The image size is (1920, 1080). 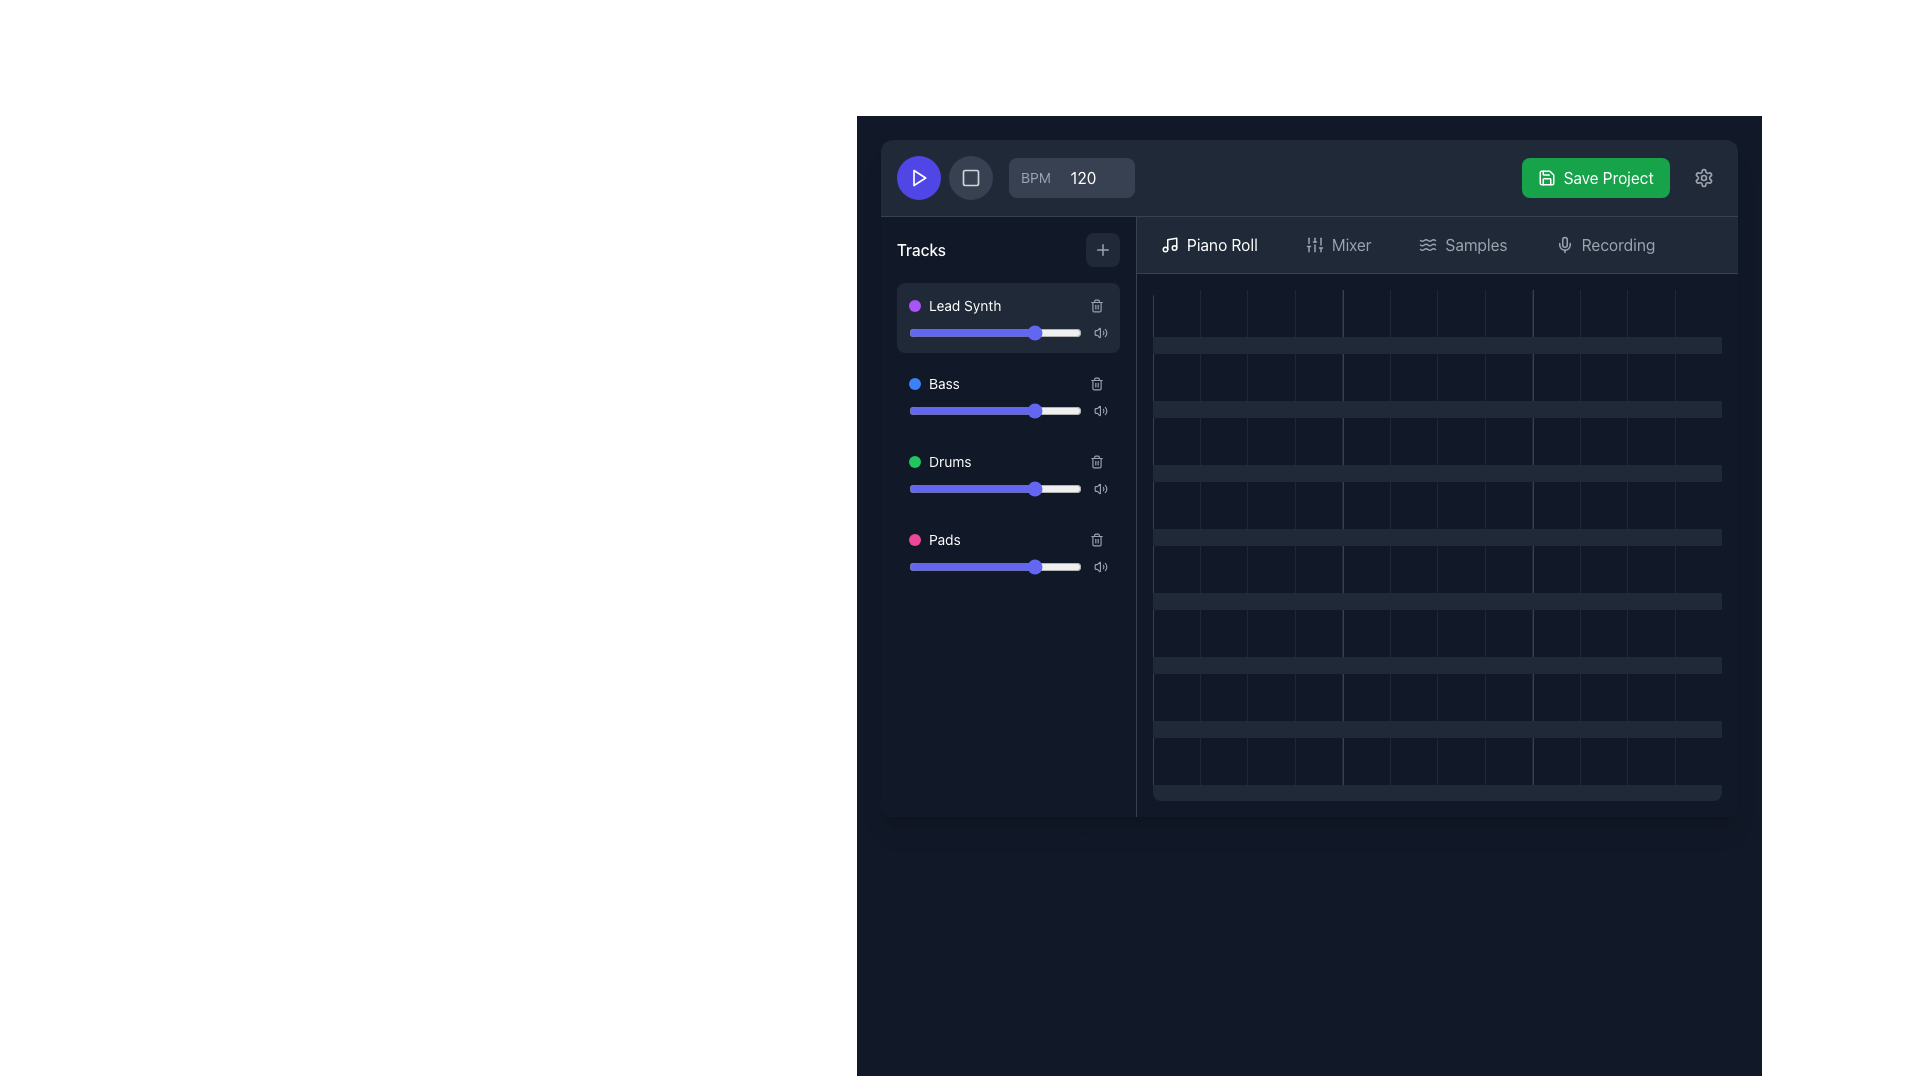 What do you see at coordinates (1651, 377) in the screenshot?
I see `the square-shaped placeholder element with a dark background located in the 12th column of the 5th row within the grid layout` at bounding box center [1651, 377].